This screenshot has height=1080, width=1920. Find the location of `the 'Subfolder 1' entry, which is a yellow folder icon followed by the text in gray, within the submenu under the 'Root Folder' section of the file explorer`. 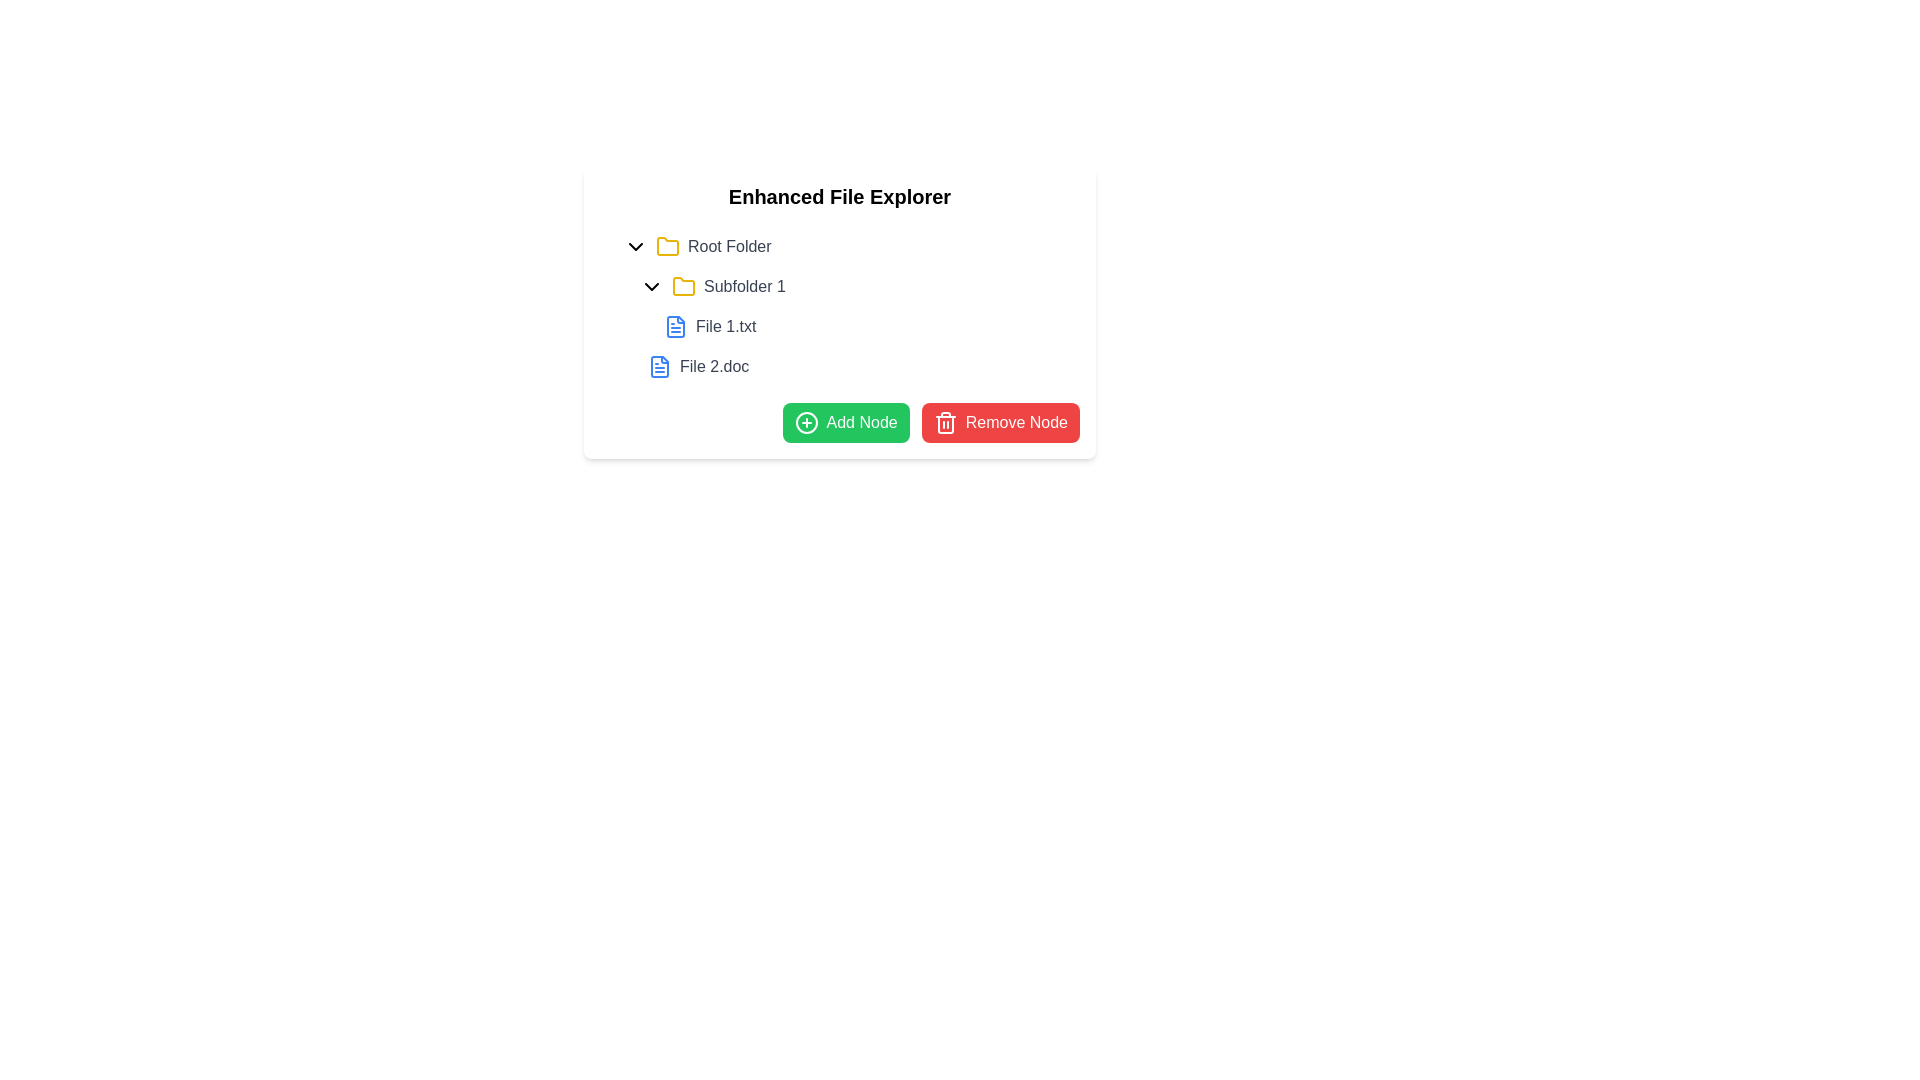

the 'Subfolder 1' entry, which is a yellow folder icon followed by the text in gray, within the submenu under the 'Root Folder' section of the file explorer is located at coordinates (727, 286).